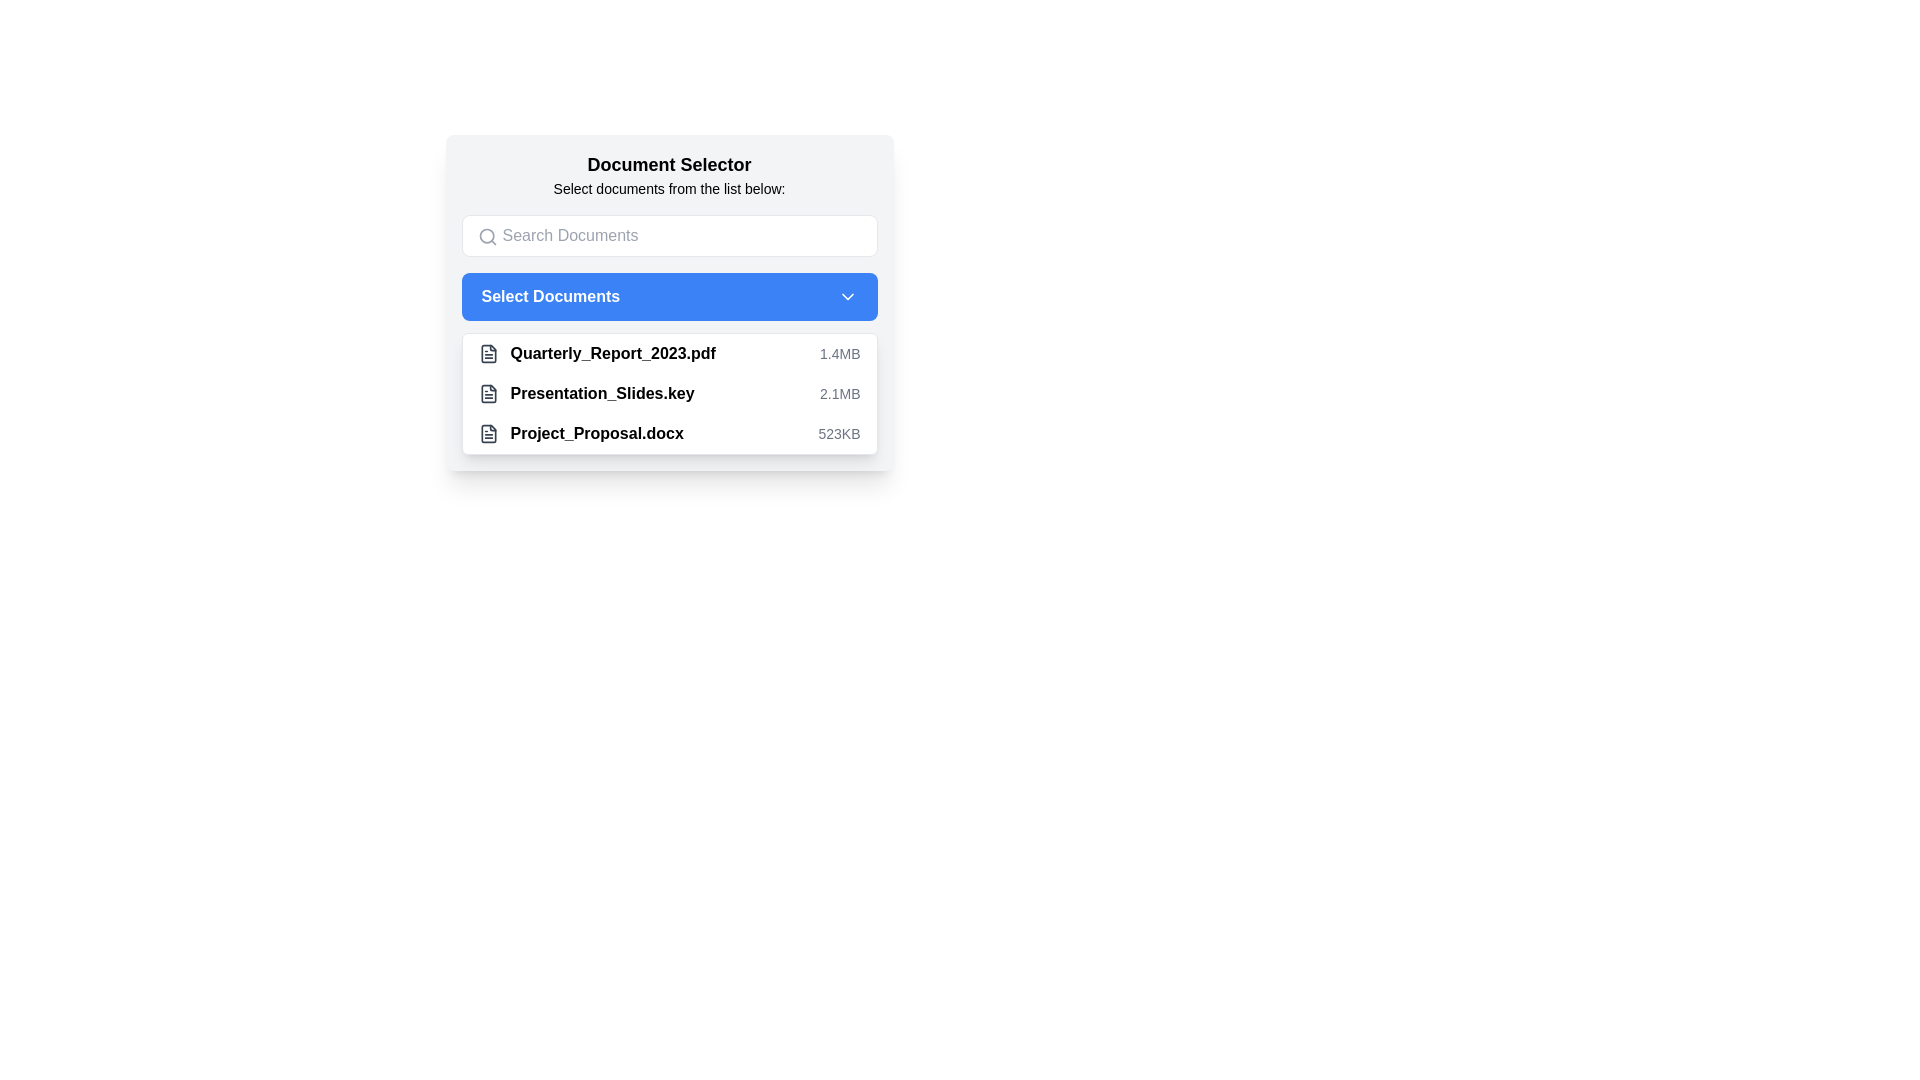 This screenshot has width=1920, height=1080. What do you see at coordinates (487, 235) in the screenshot?
I see `the circular magnifying glass icon located at the top-left corner of the search bar to initiate a search` at bounding box center [487, 235].